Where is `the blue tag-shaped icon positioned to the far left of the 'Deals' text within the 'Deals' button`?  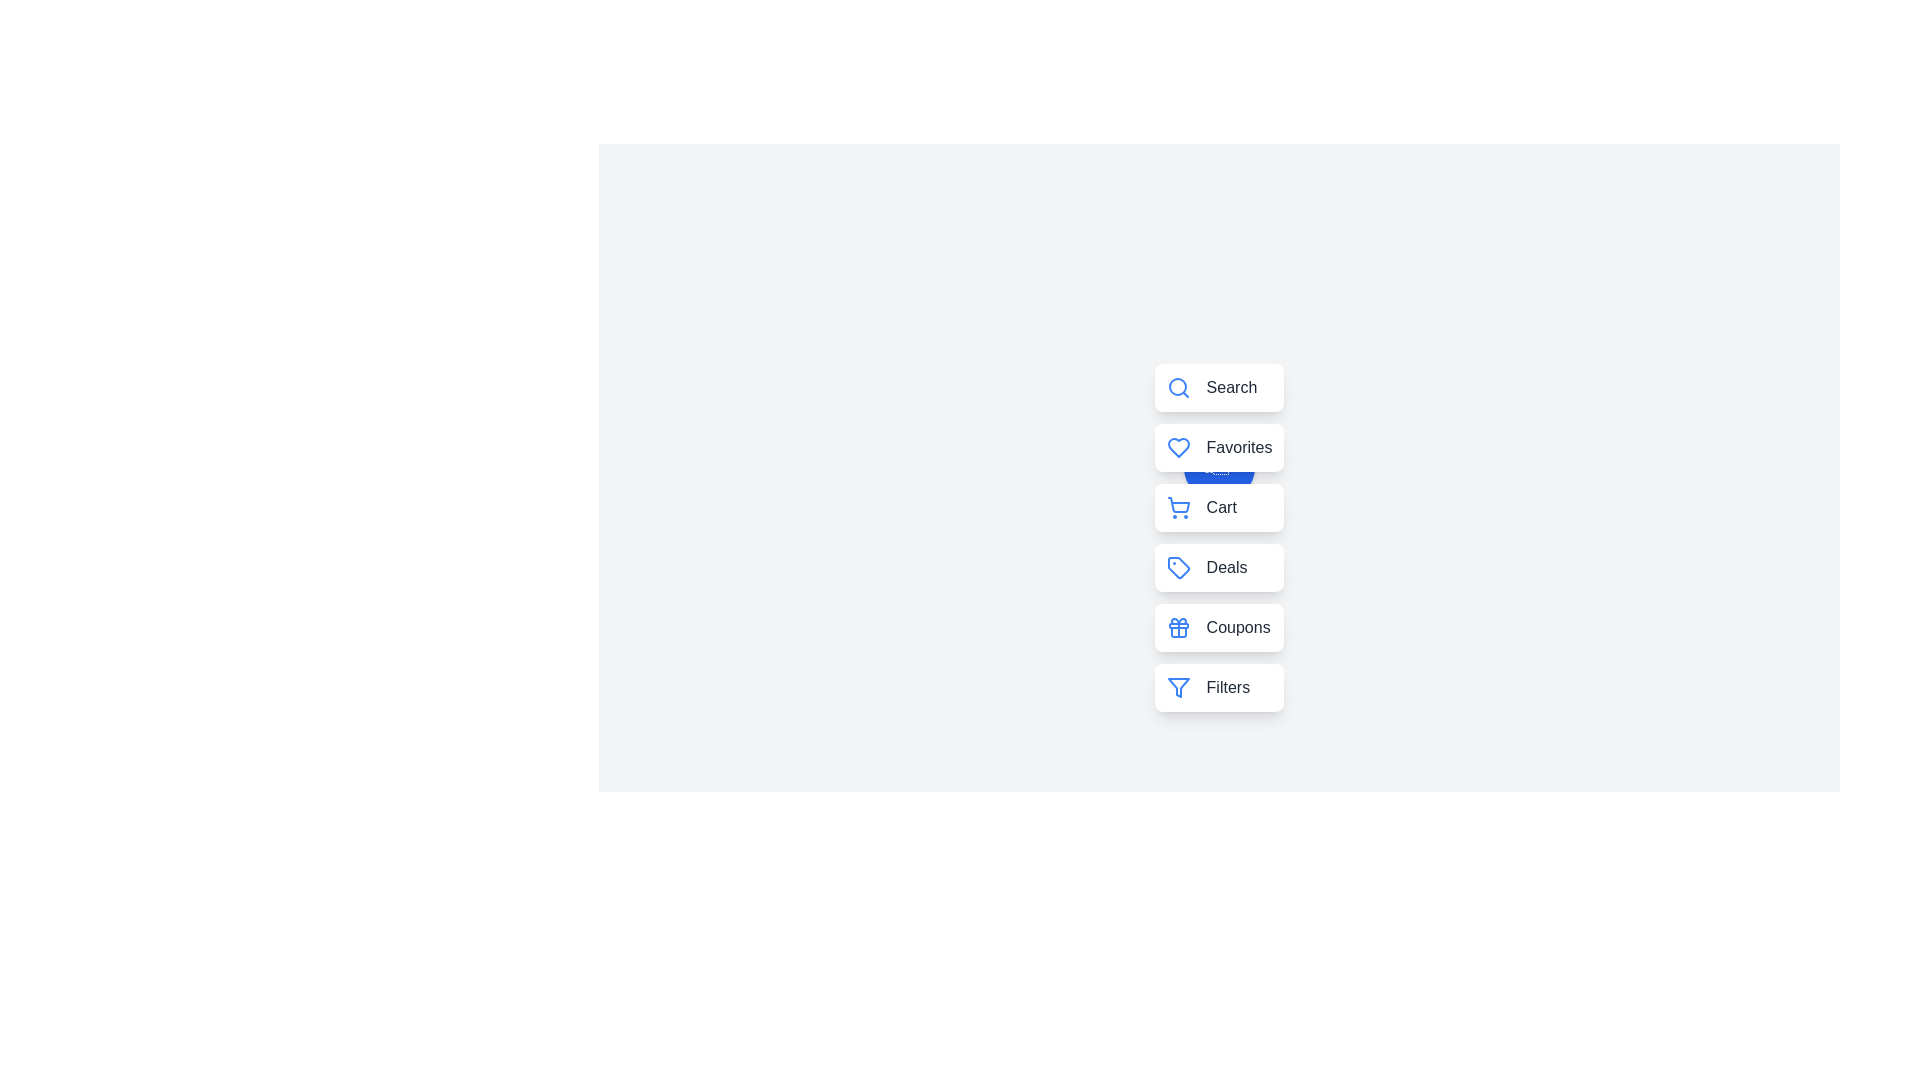 the blue tag-shaped icon positioned to the far left of the 'Deals' text within the 'Deals' button is located at coordinates (1178, 567).